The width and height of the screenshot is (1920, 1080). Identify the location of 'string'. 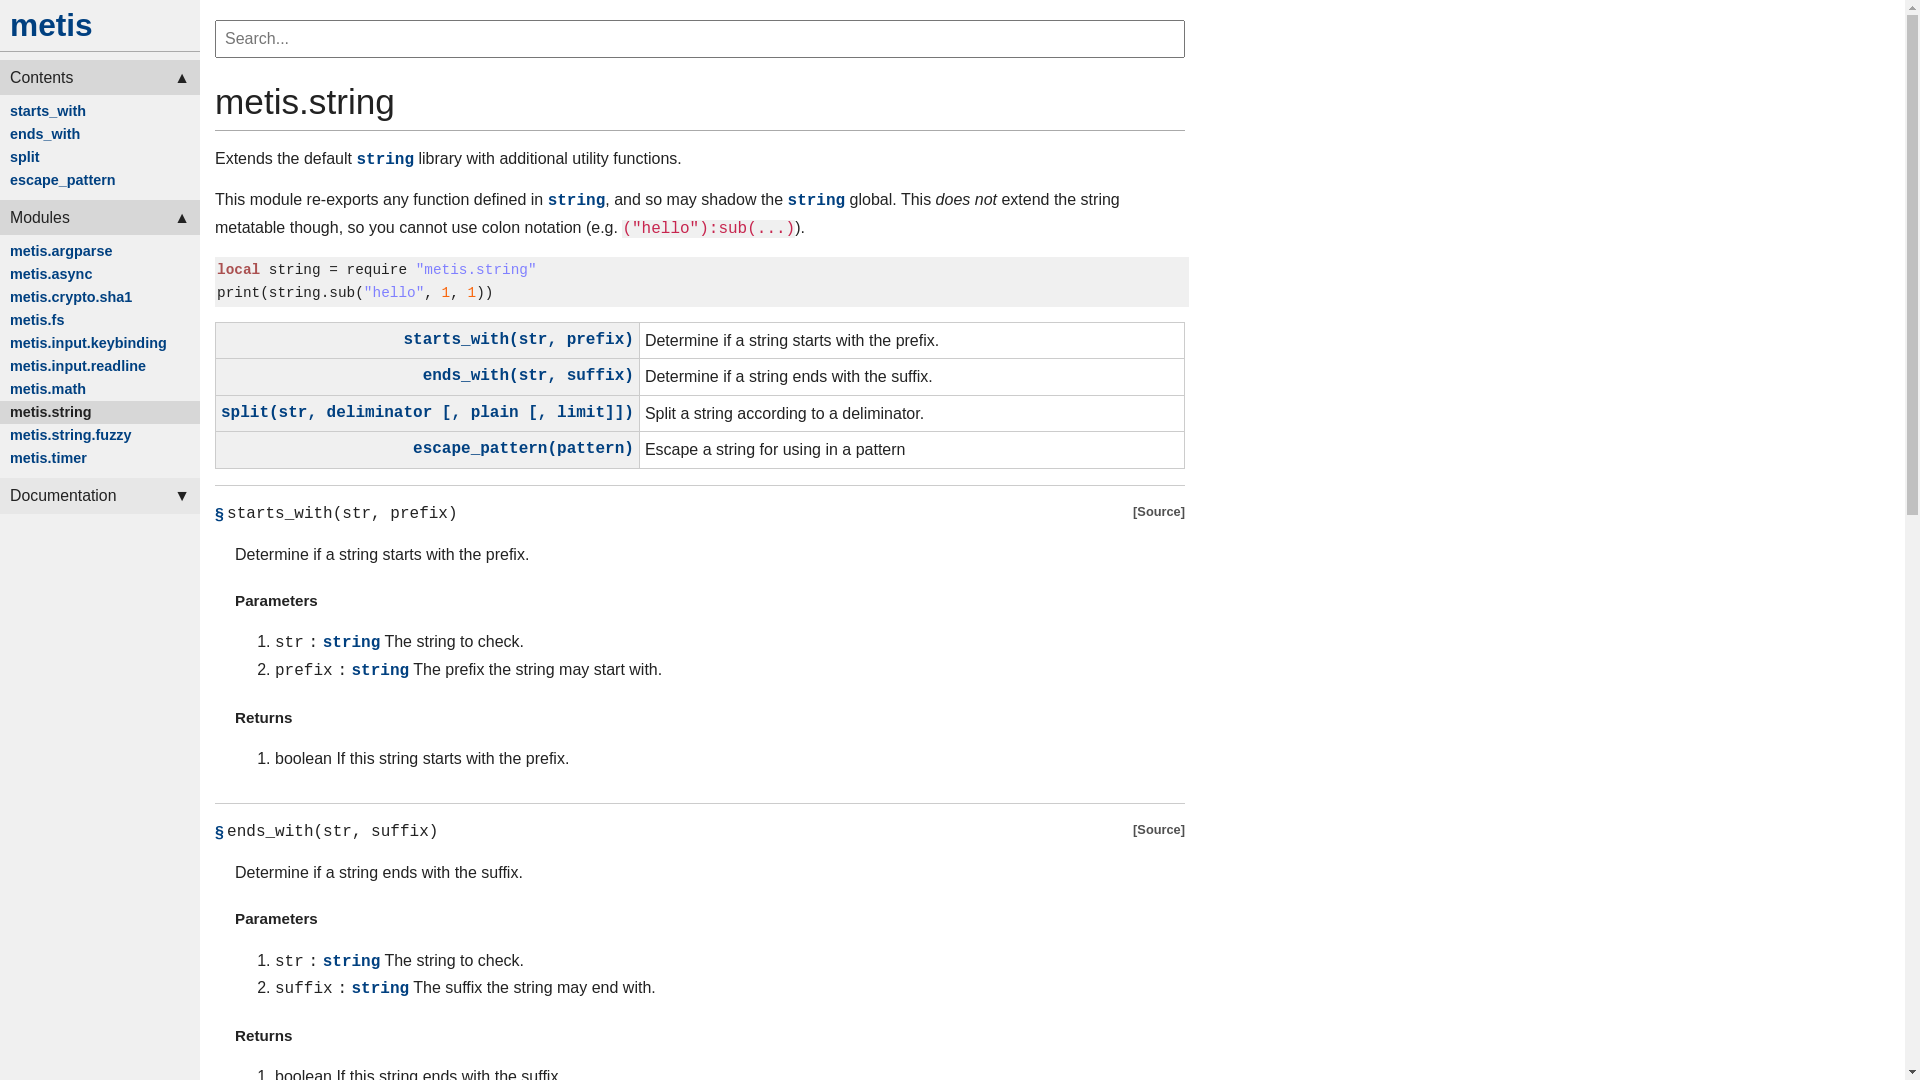
(816, 200).